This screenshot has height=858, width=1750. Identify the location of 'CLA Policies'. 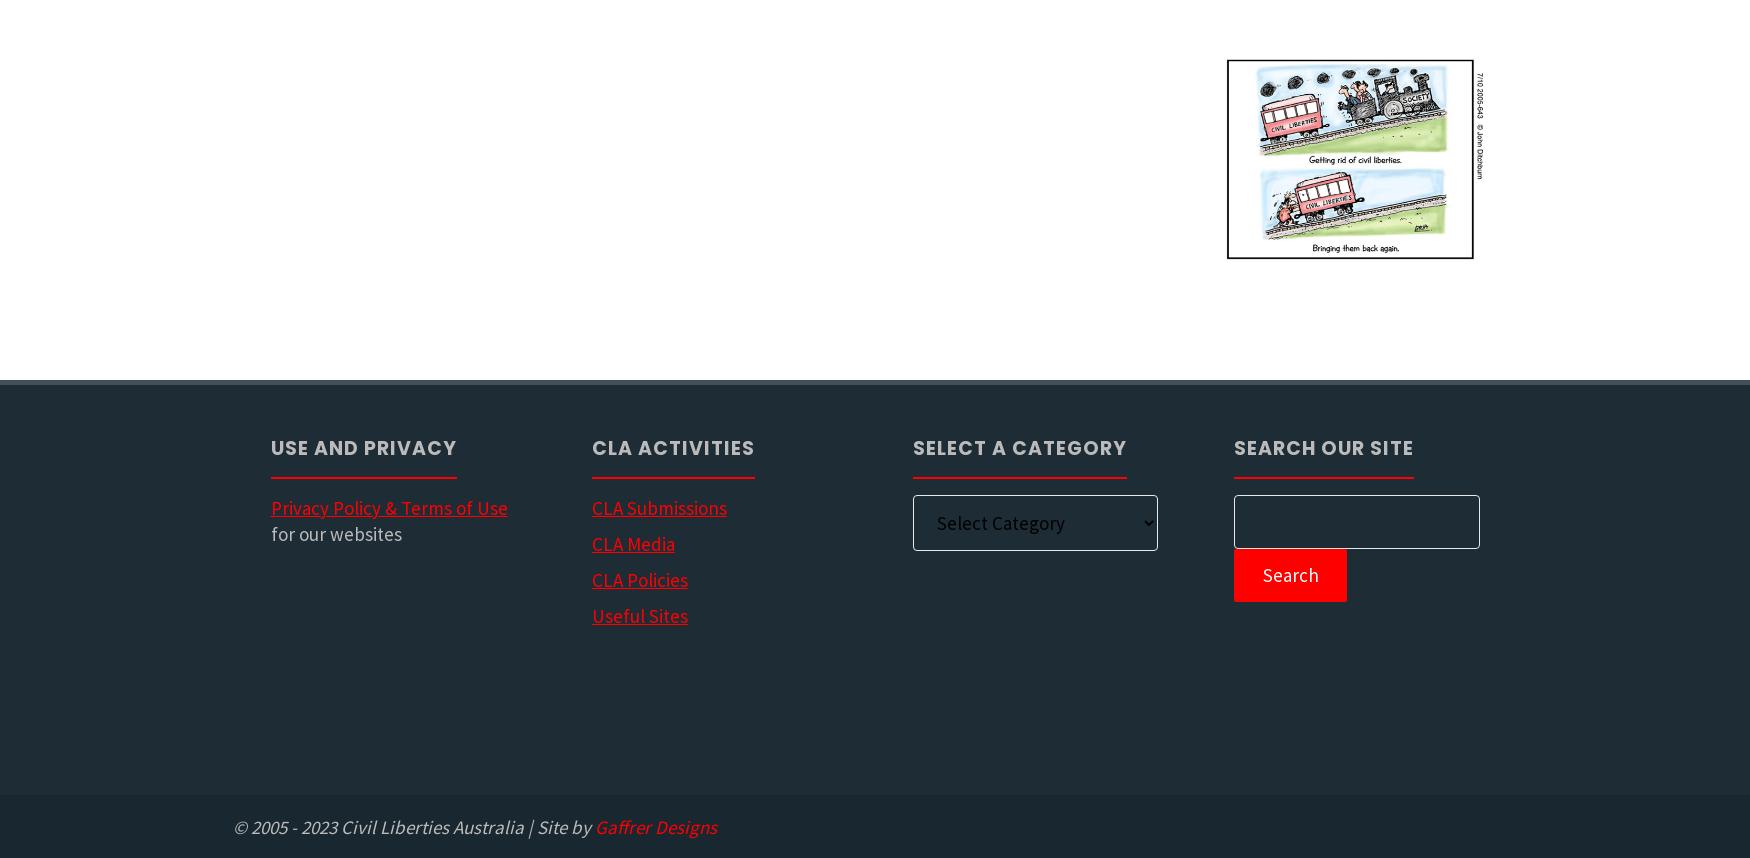
(637, 577).